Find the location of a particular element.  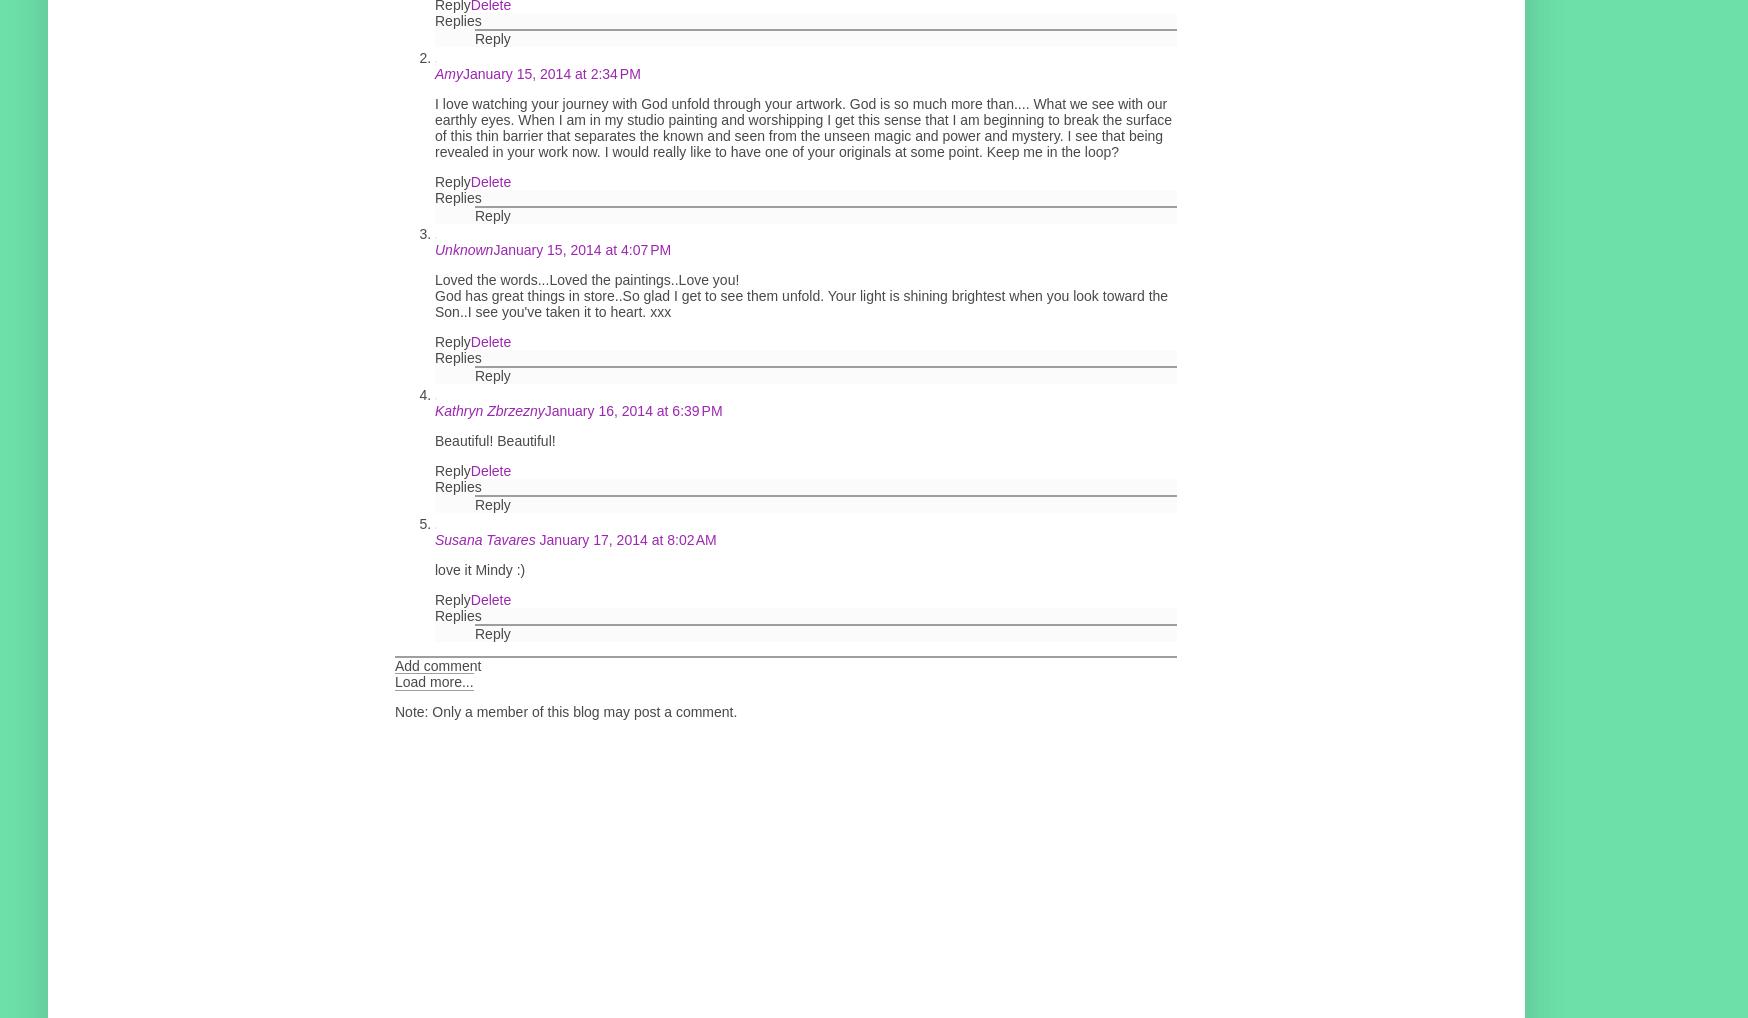

'Beautiful! Beautiful!' is located at coordinates (494, 439).